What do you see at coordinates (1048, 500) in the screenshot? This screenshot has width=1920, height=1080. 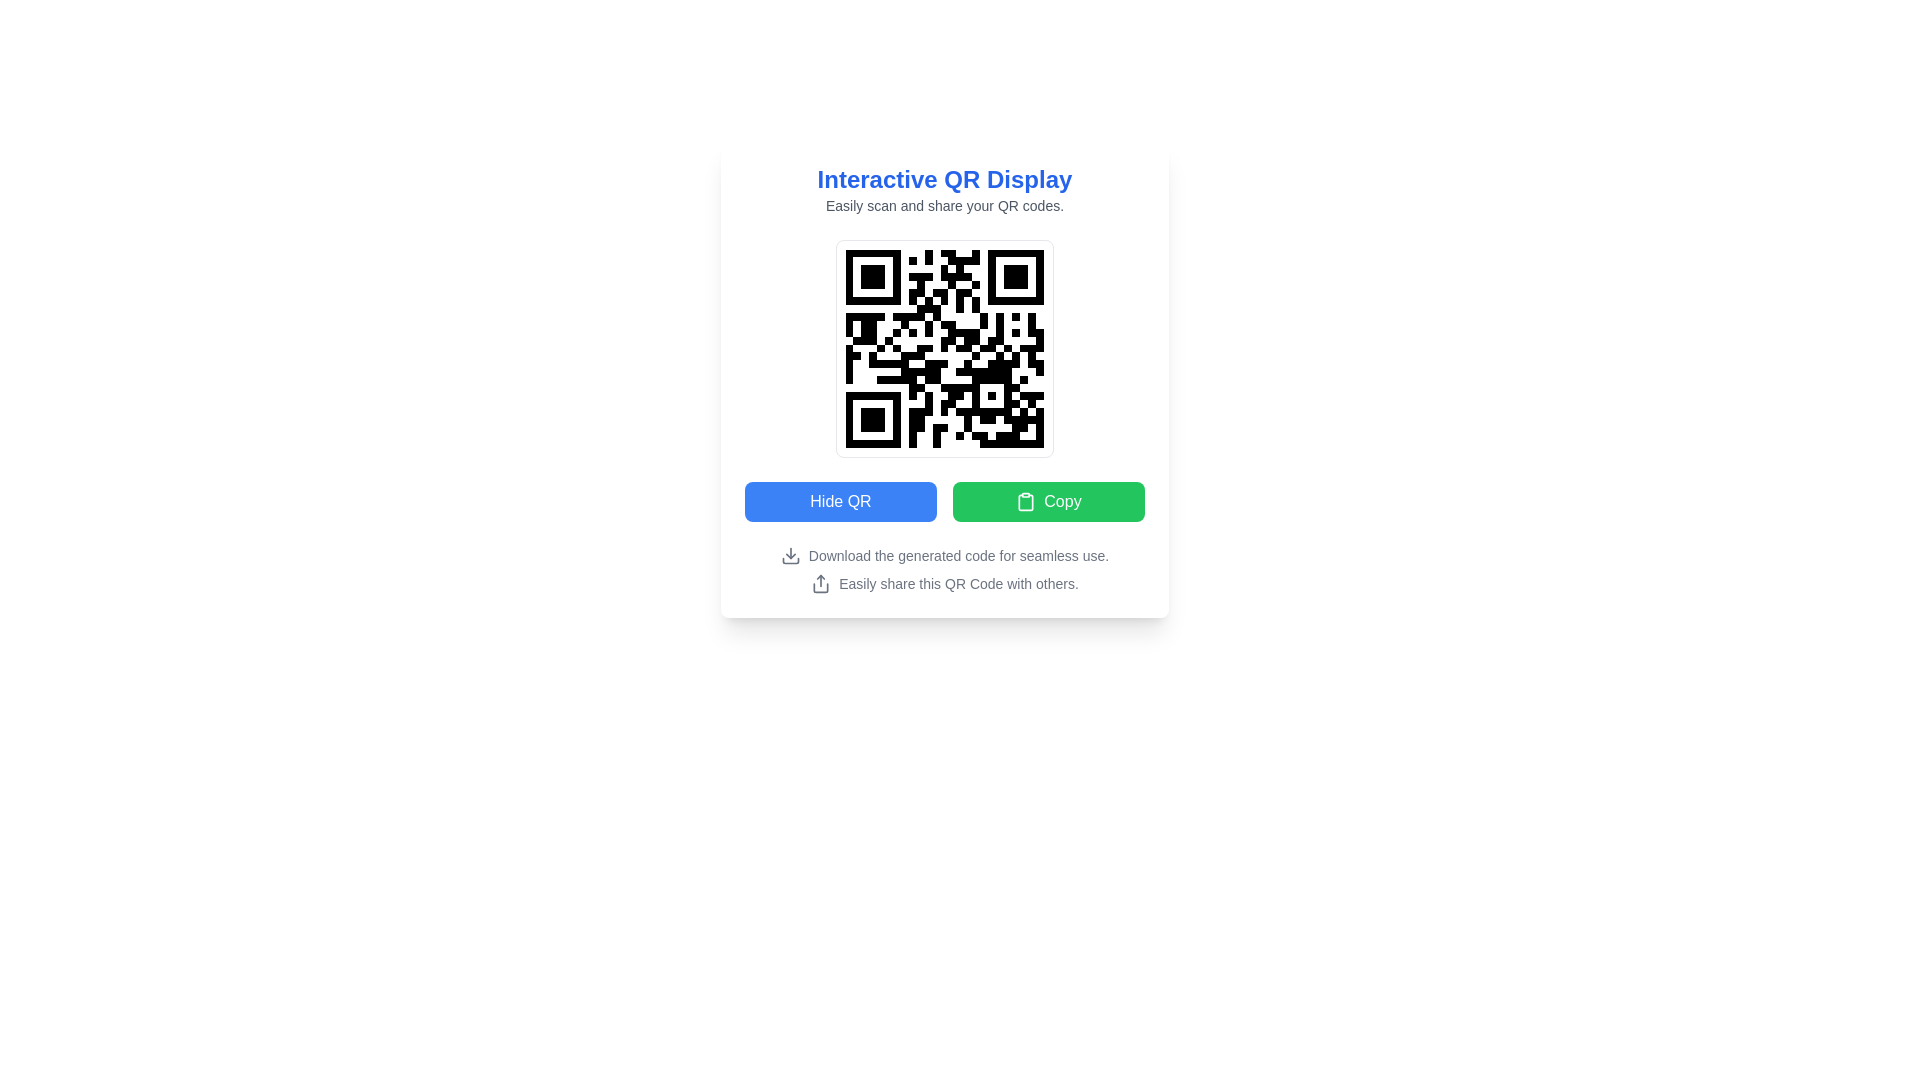 I see `the green 'Copy' button with rounded corners, labeled in white text, located to the right of the 'Hide QR' button` at bounding box center [1048, 500].